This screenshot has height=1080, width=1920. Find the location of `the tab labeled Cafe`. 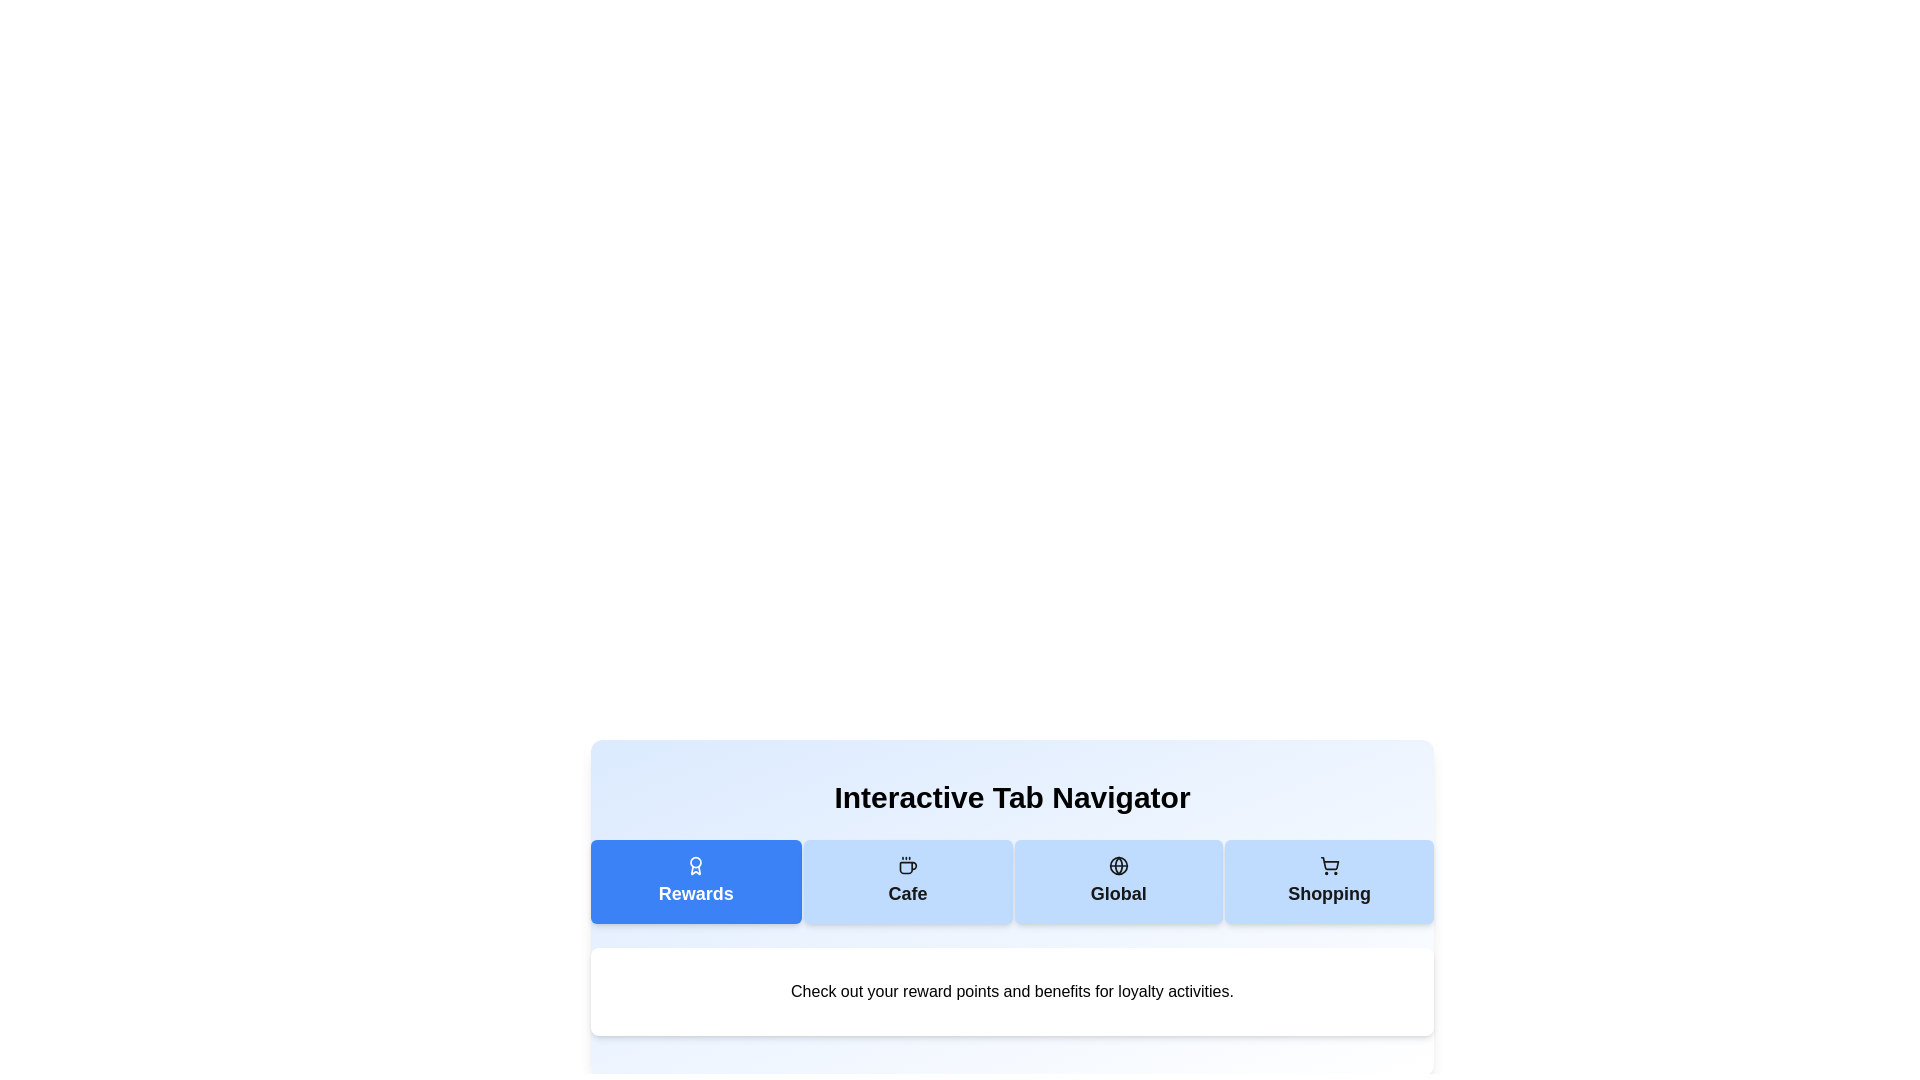

the tab labeled Cafe is located at coordinates (907, 881).